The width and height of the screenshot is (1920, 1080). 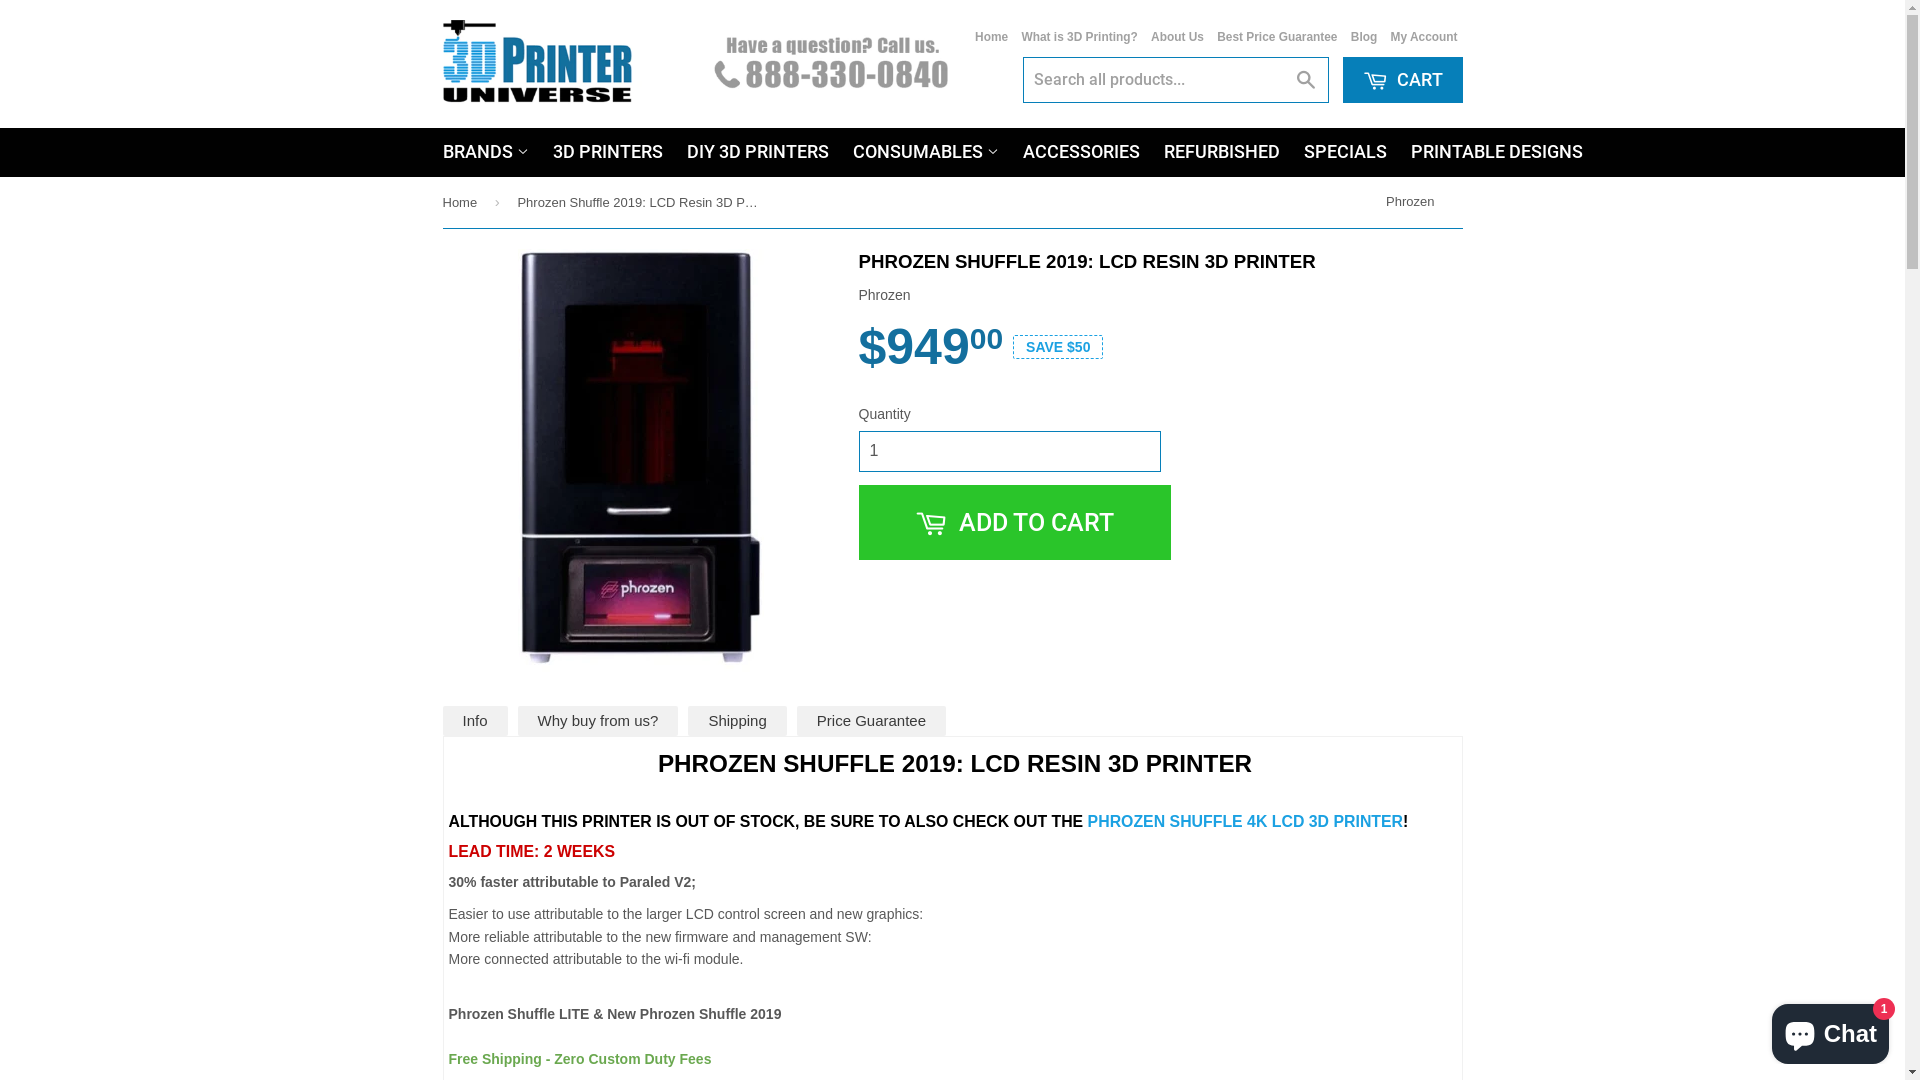 What do you see at coordinates (1306, 80) in the screenshot?
I see `'Search'` at bounding box center [1306, 80].